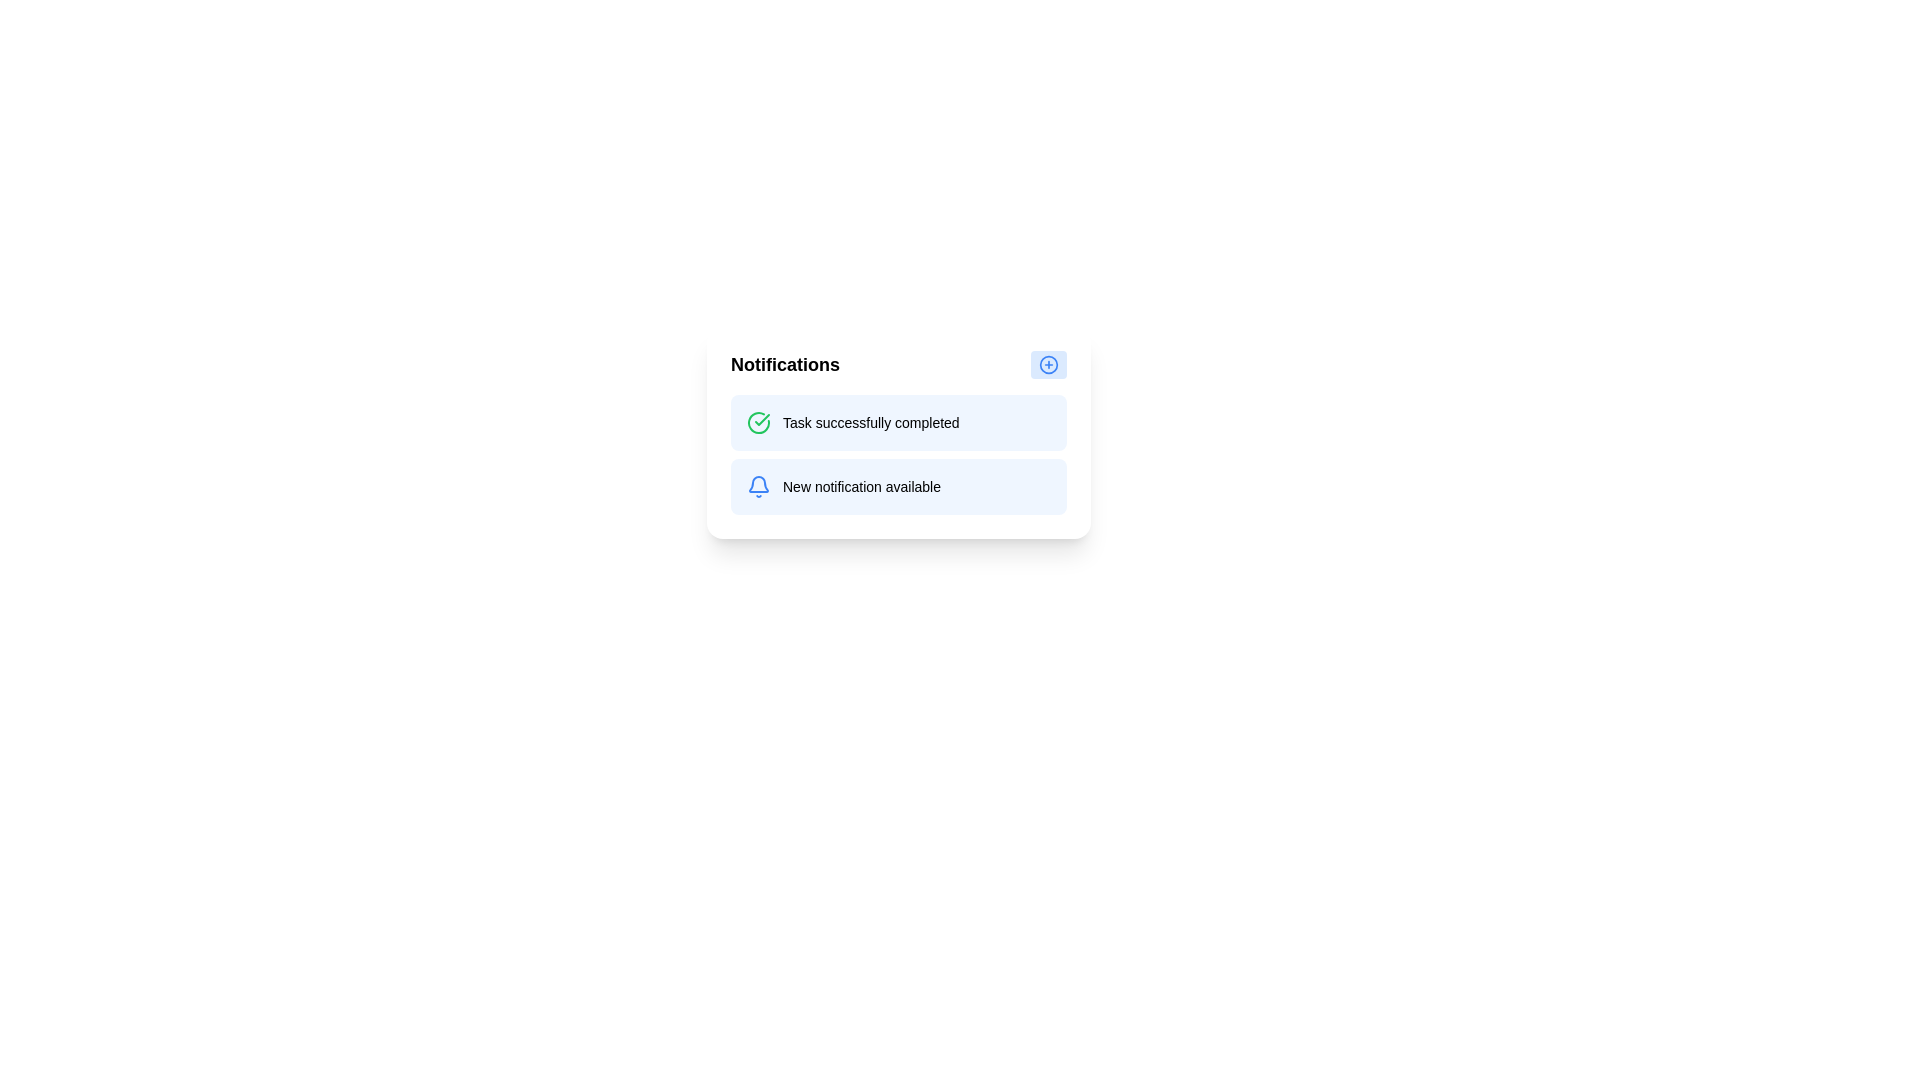 The image size is (1920, 1080). I want to click on the Notification panel to interact with system messages or updates, so click(897, 431).